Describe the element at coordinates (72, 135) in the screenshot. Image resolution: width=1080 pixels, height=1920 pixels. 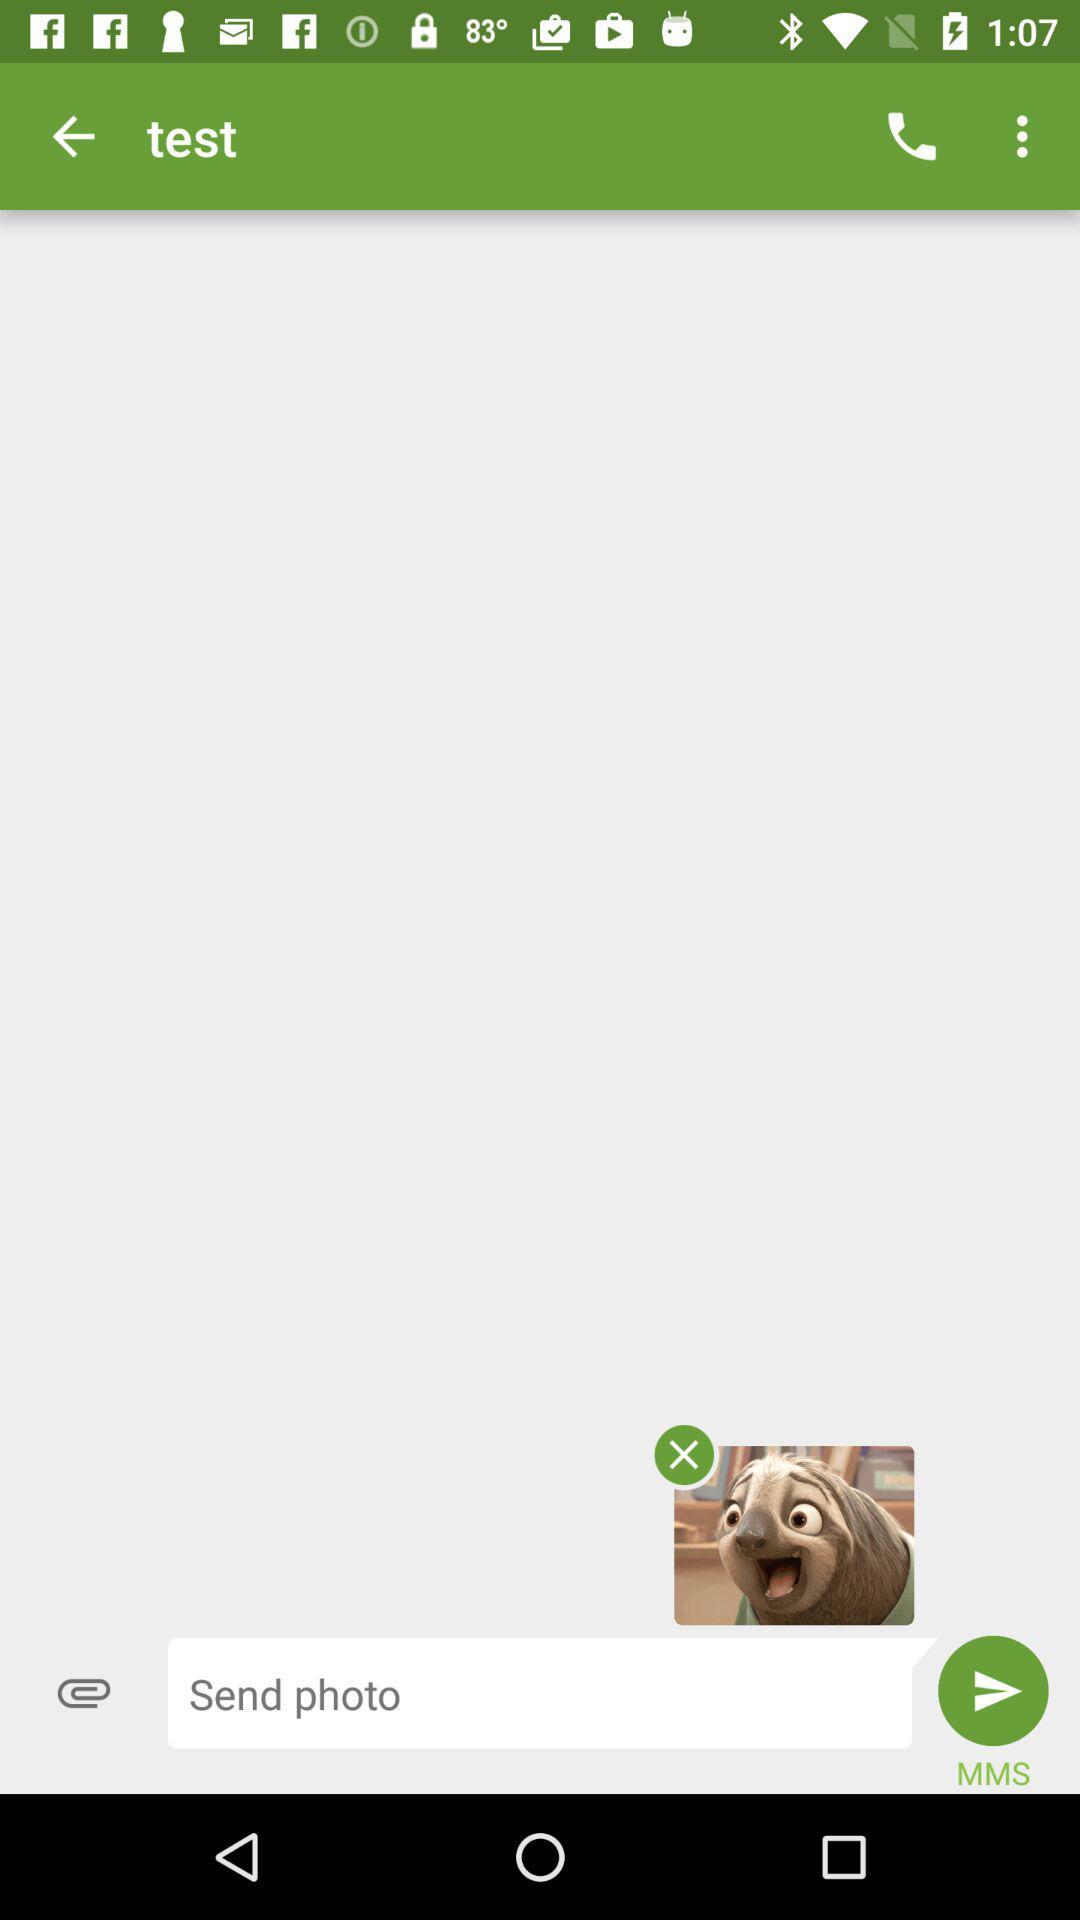
I see `icon at the top left corner` at that location.